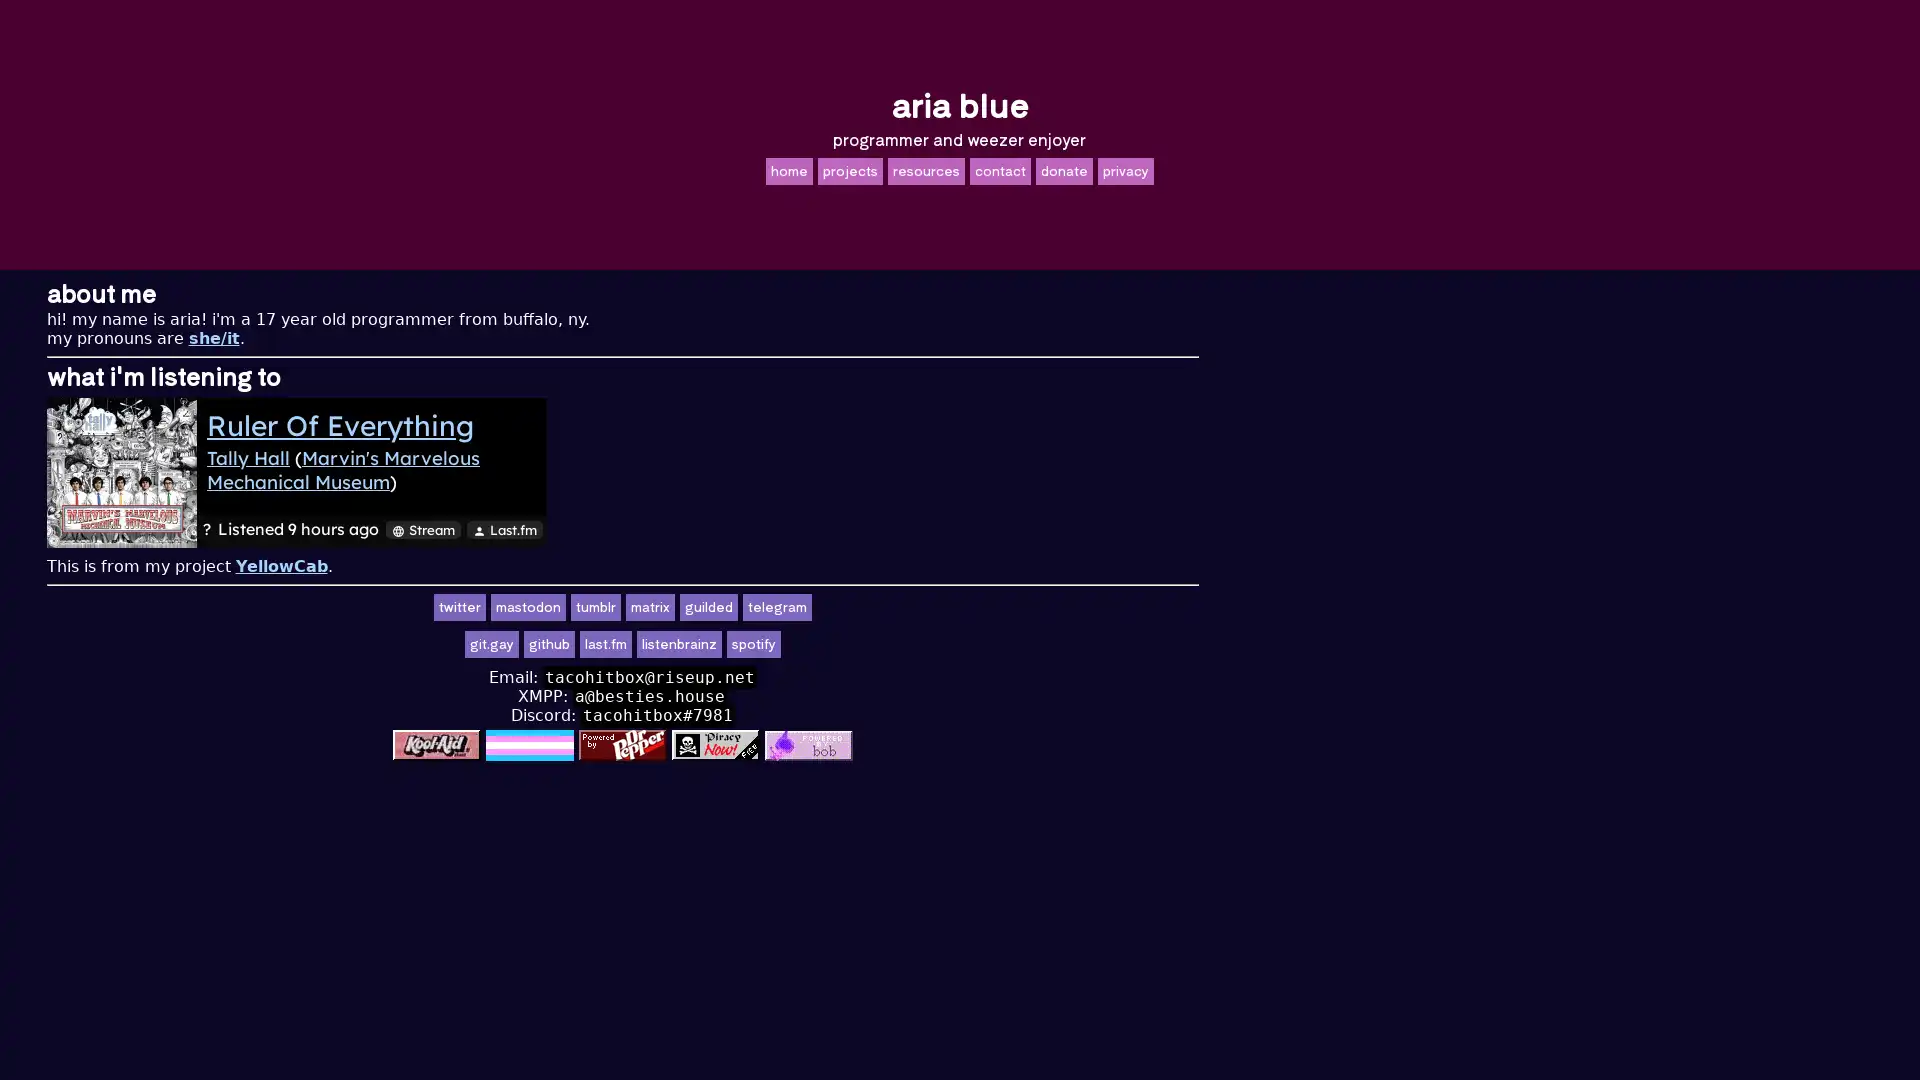 This screenshot has height=1080, width=1920. I want to click on tumblr, so click(931, 606).